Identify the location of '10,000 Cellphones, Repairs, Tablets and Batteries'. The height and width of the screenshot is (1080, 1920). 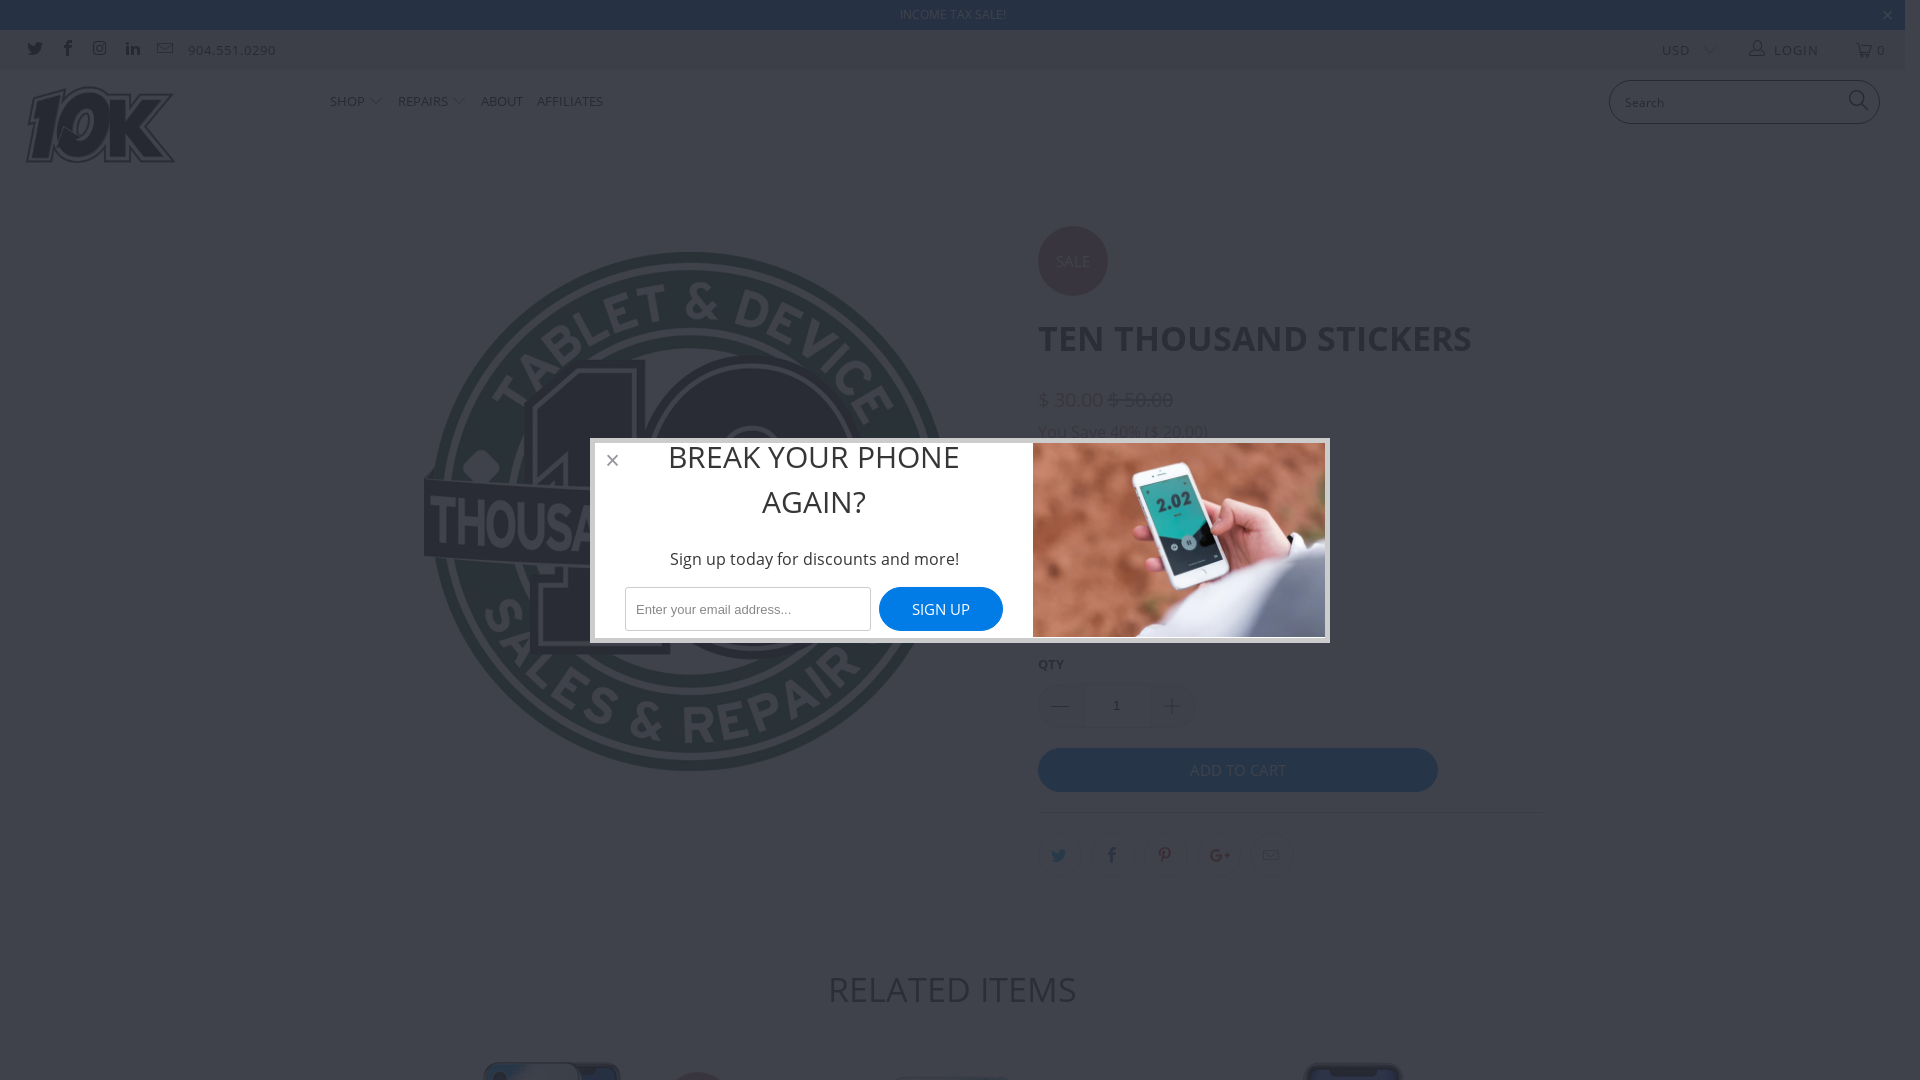
(162, 132).